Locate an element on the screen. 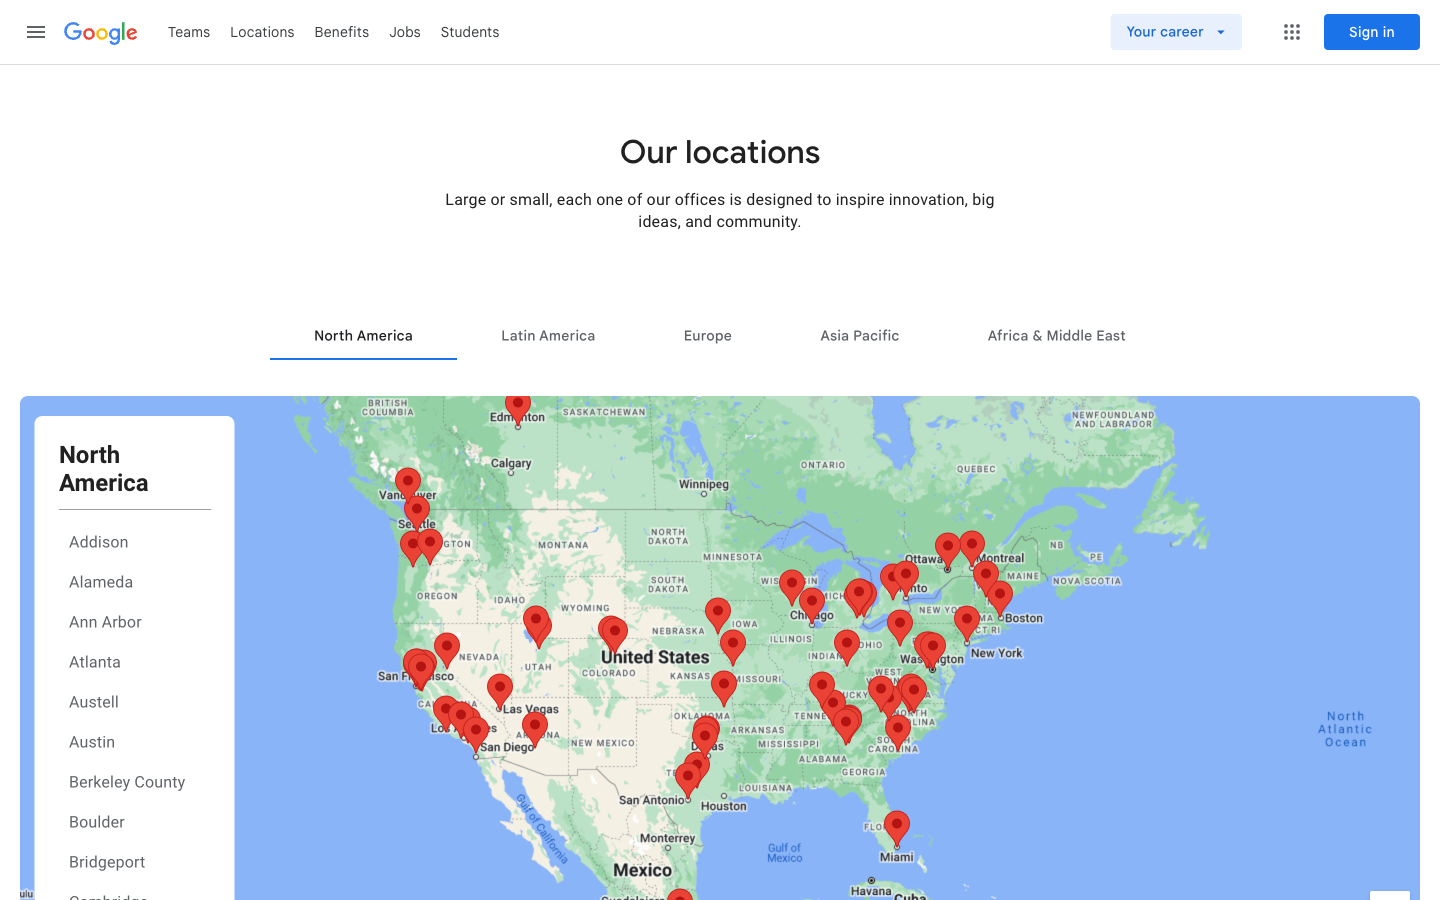 The width and height of the screenshot is (1440, 900). the Teams tab is located at coordinates (189, 30).